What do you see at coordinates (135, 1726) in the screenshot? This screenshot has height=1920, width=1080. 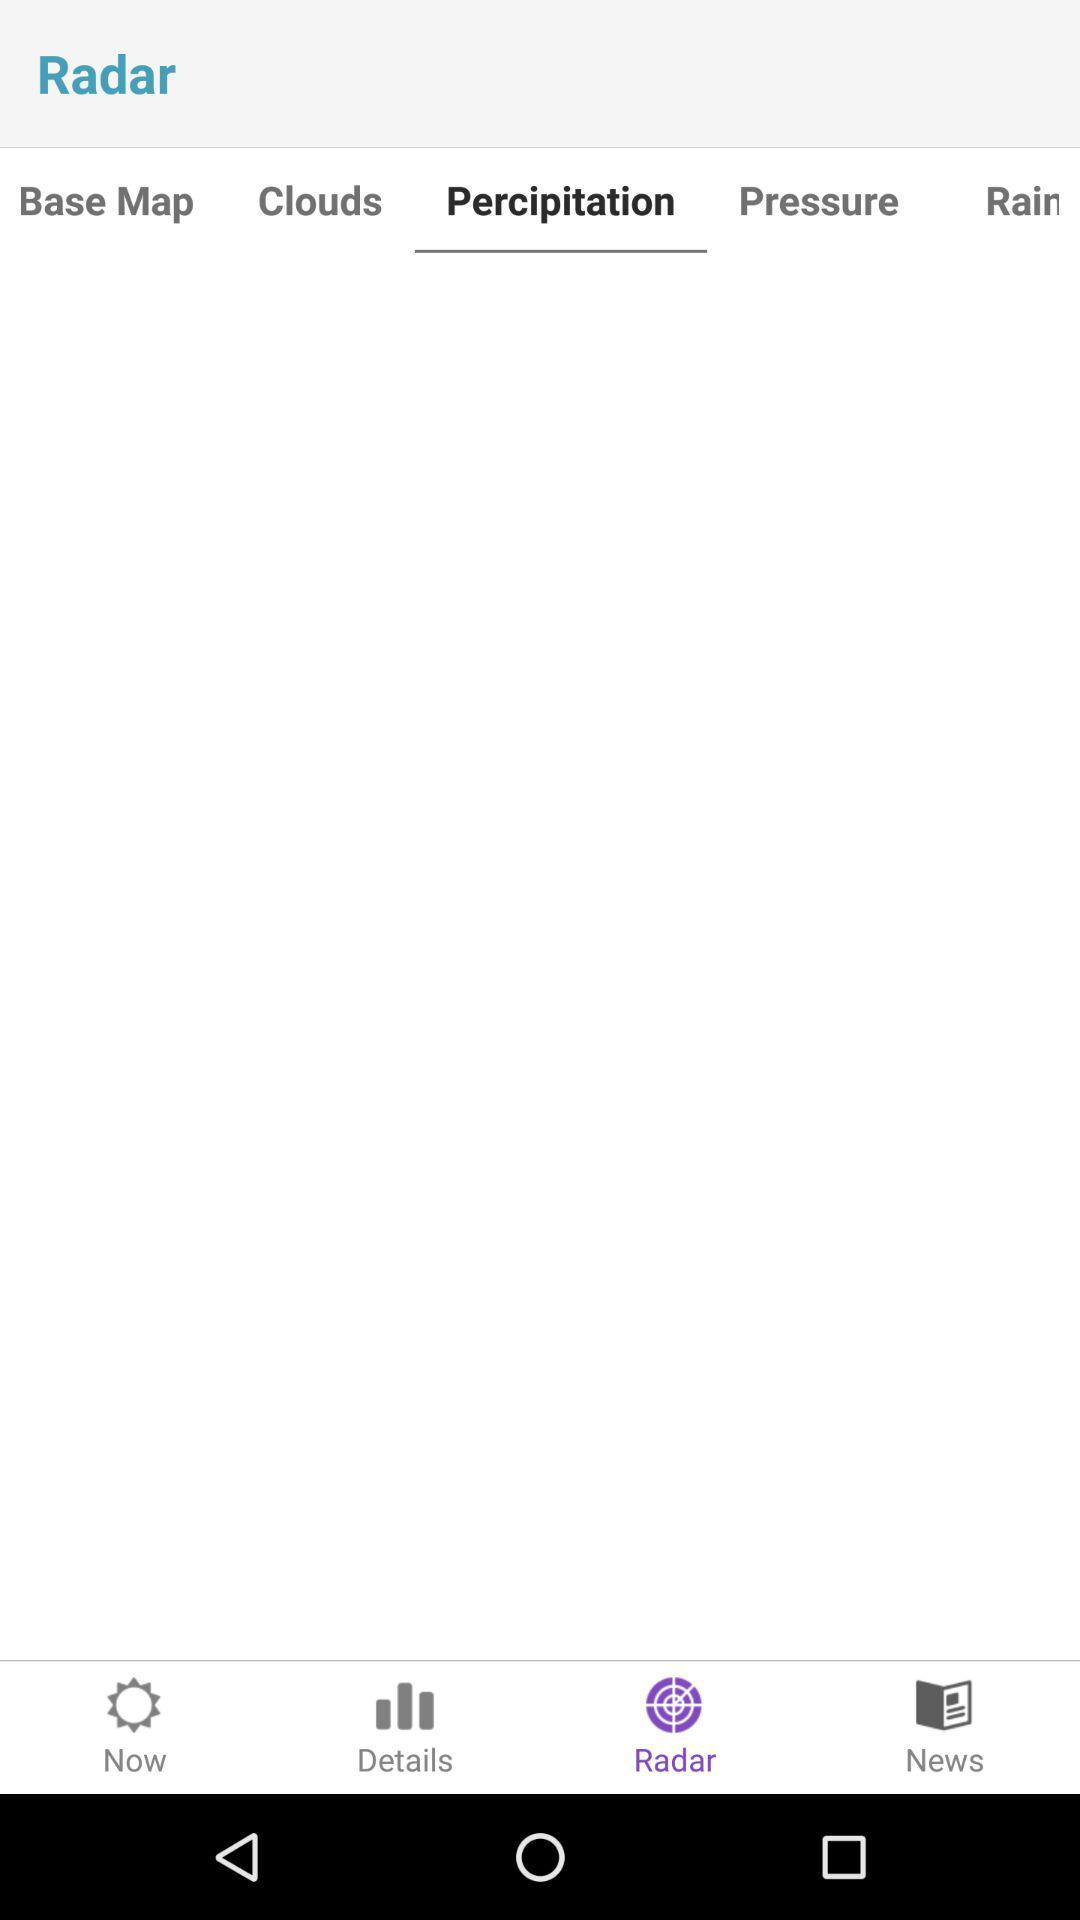 I see `icon next to the details item` at bounding box center [135, 1726].